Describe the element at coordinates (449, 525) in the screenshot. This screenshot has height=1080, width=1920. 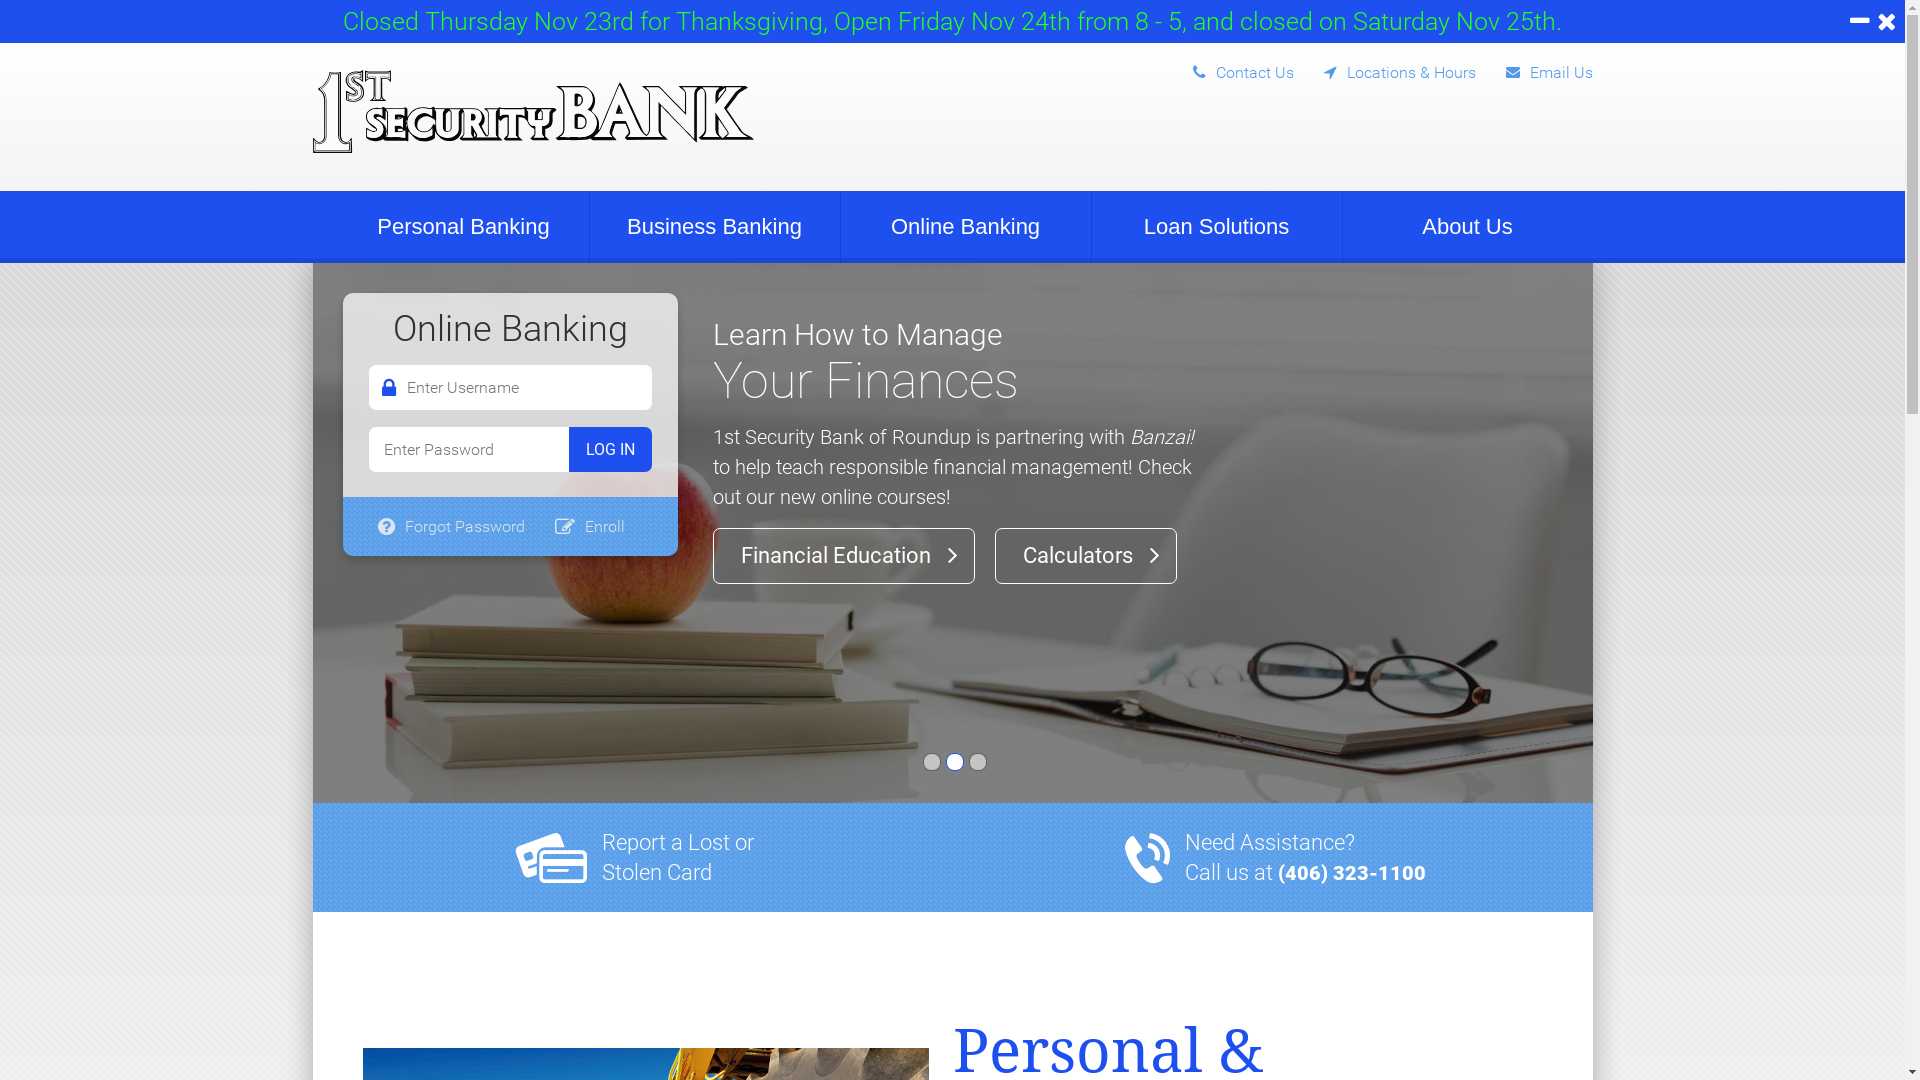
I see `'Forgot Password'` at that location.